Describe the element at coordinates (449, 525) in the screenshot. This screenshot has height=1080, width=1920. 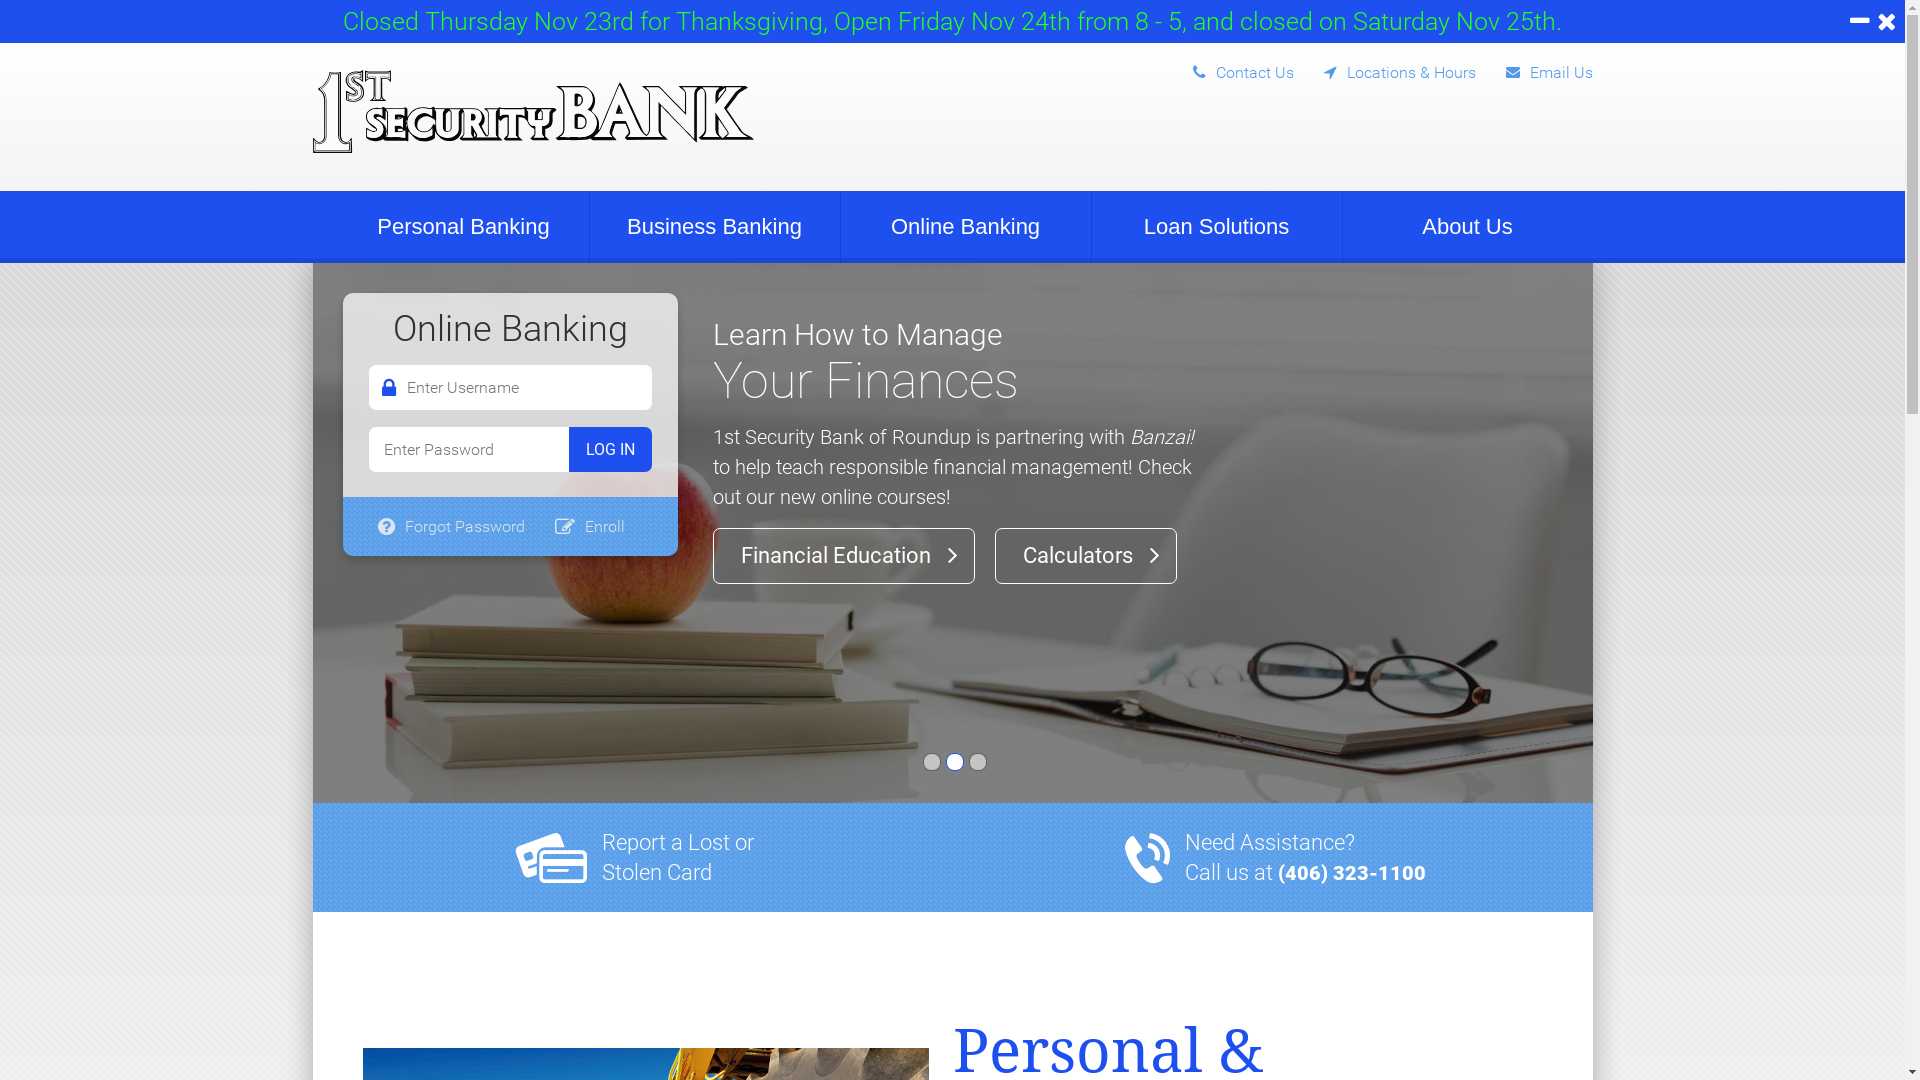
I see `'Forgot Password'` at that location.